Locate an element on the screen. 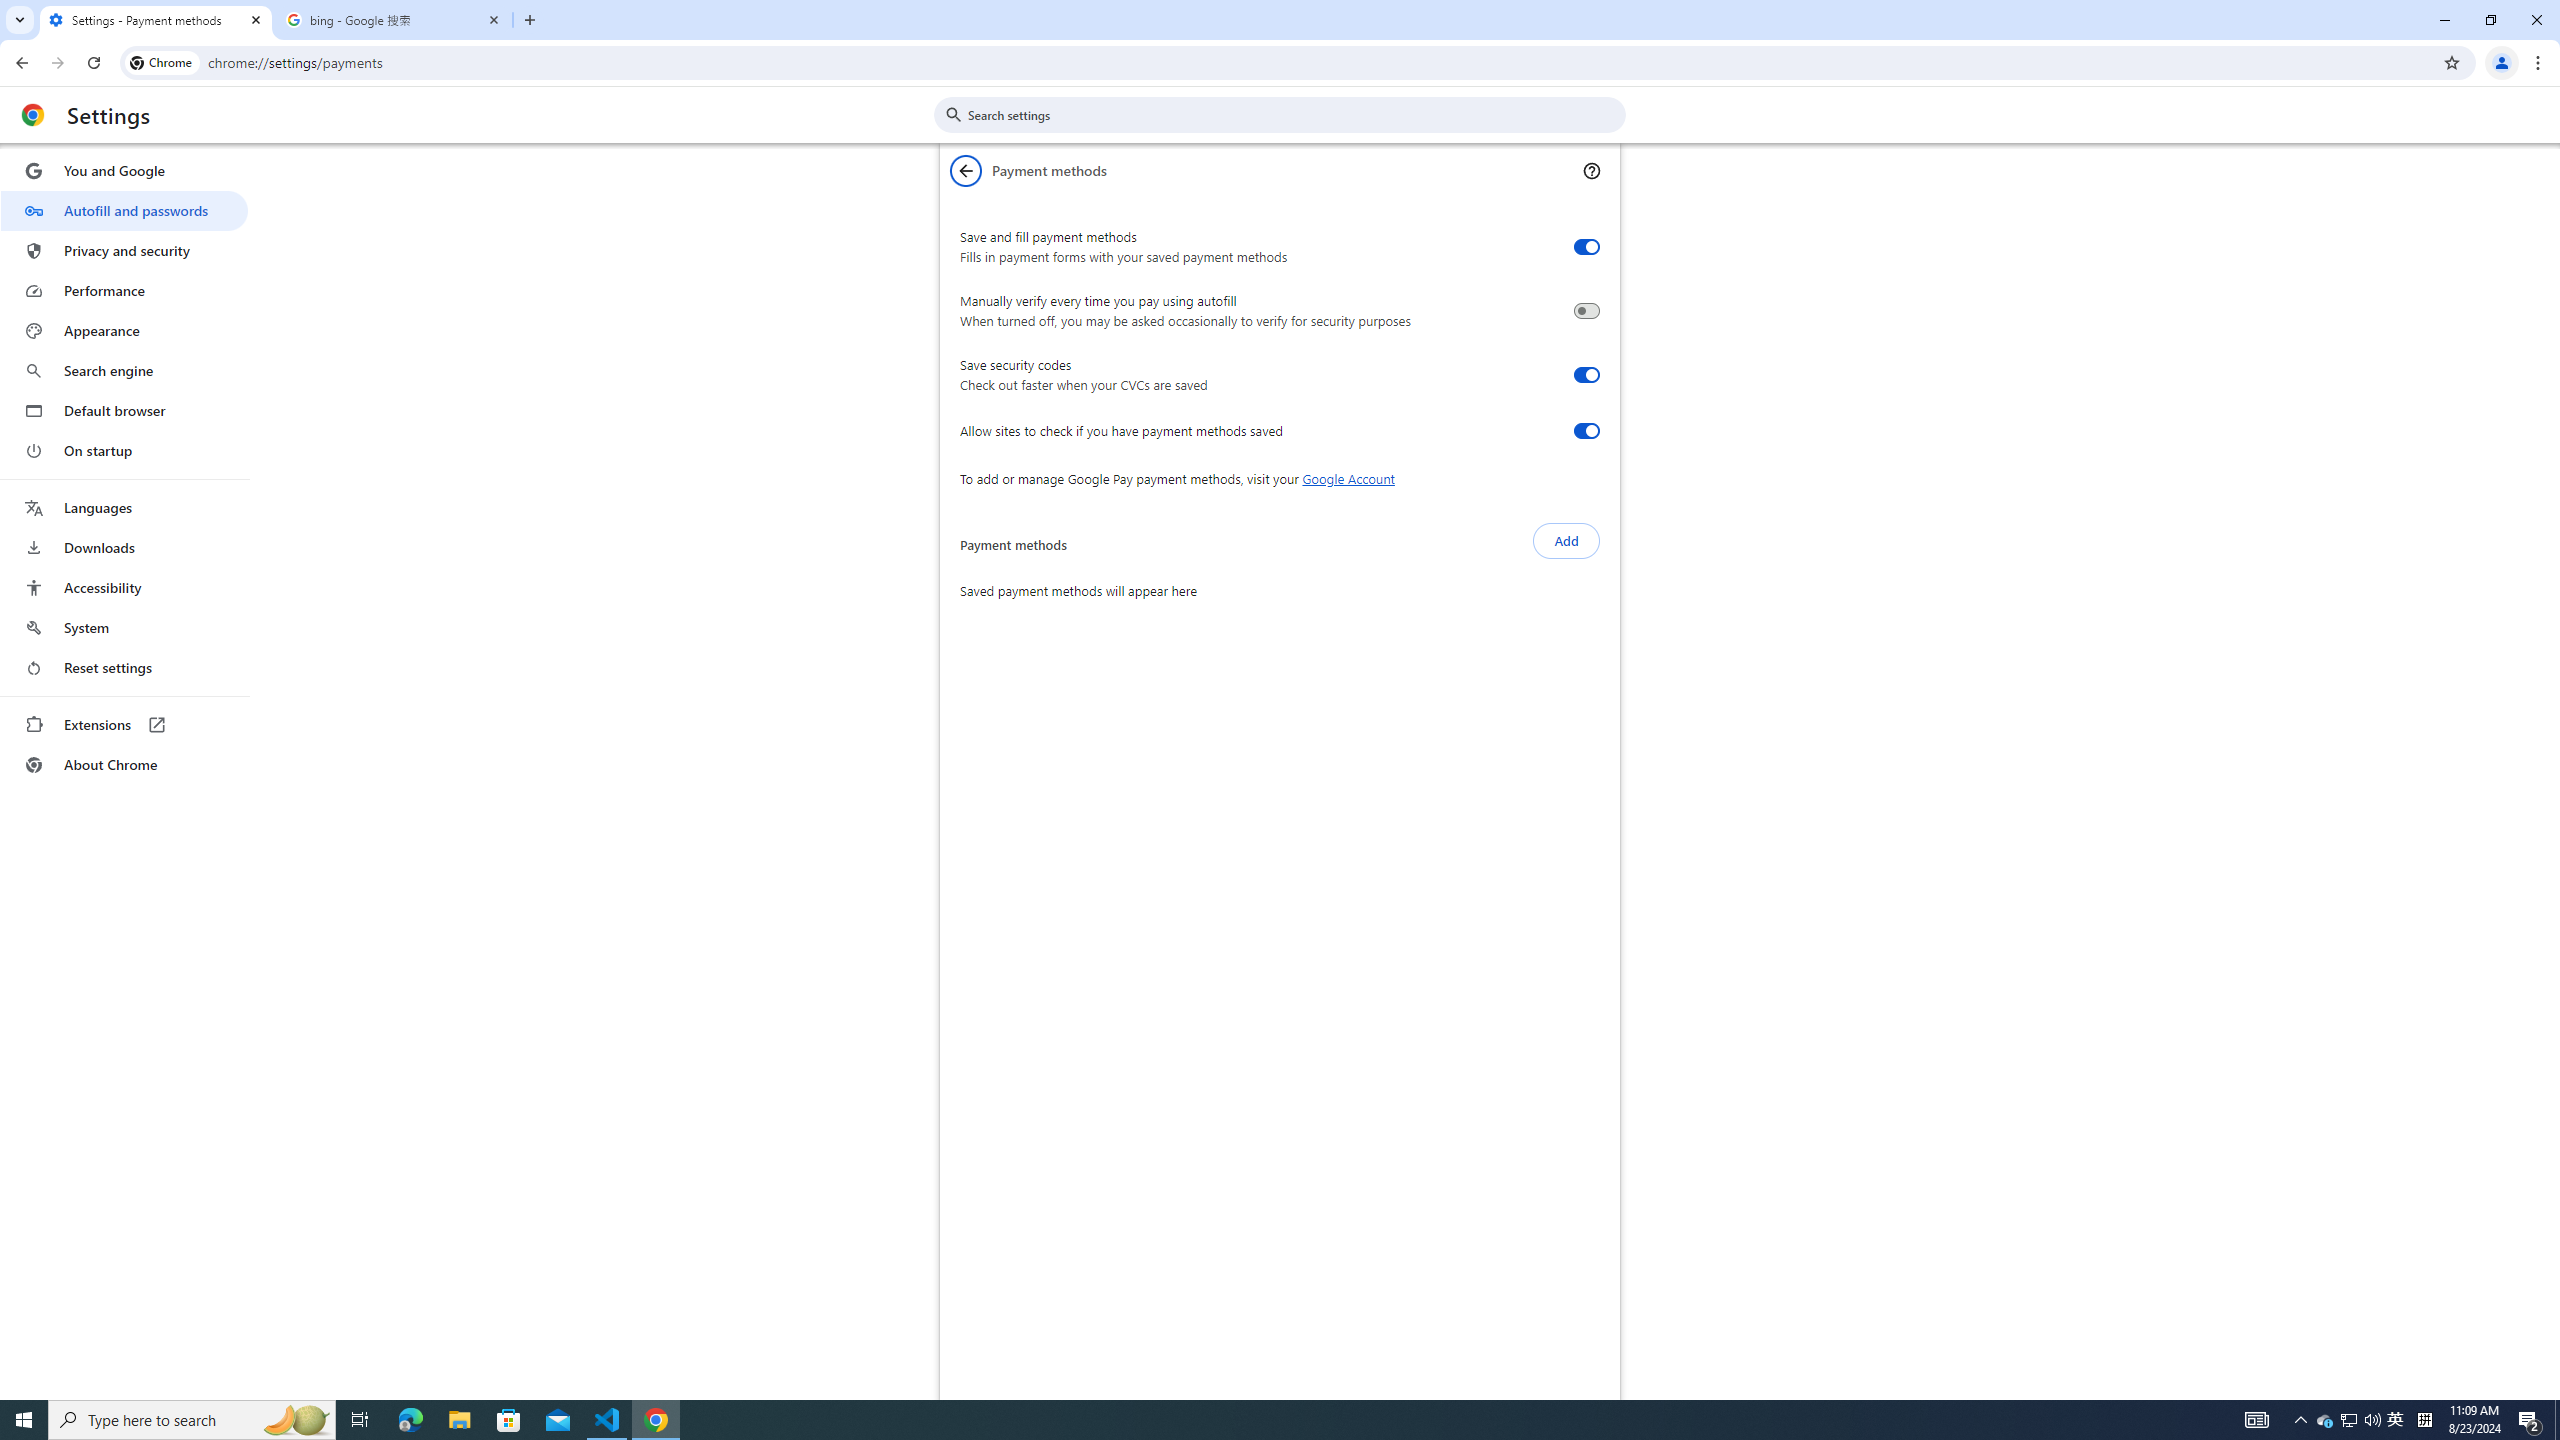 This screenshot has width=2560, height=1440. 'Search settings' is located at coordinates (1293, 114).